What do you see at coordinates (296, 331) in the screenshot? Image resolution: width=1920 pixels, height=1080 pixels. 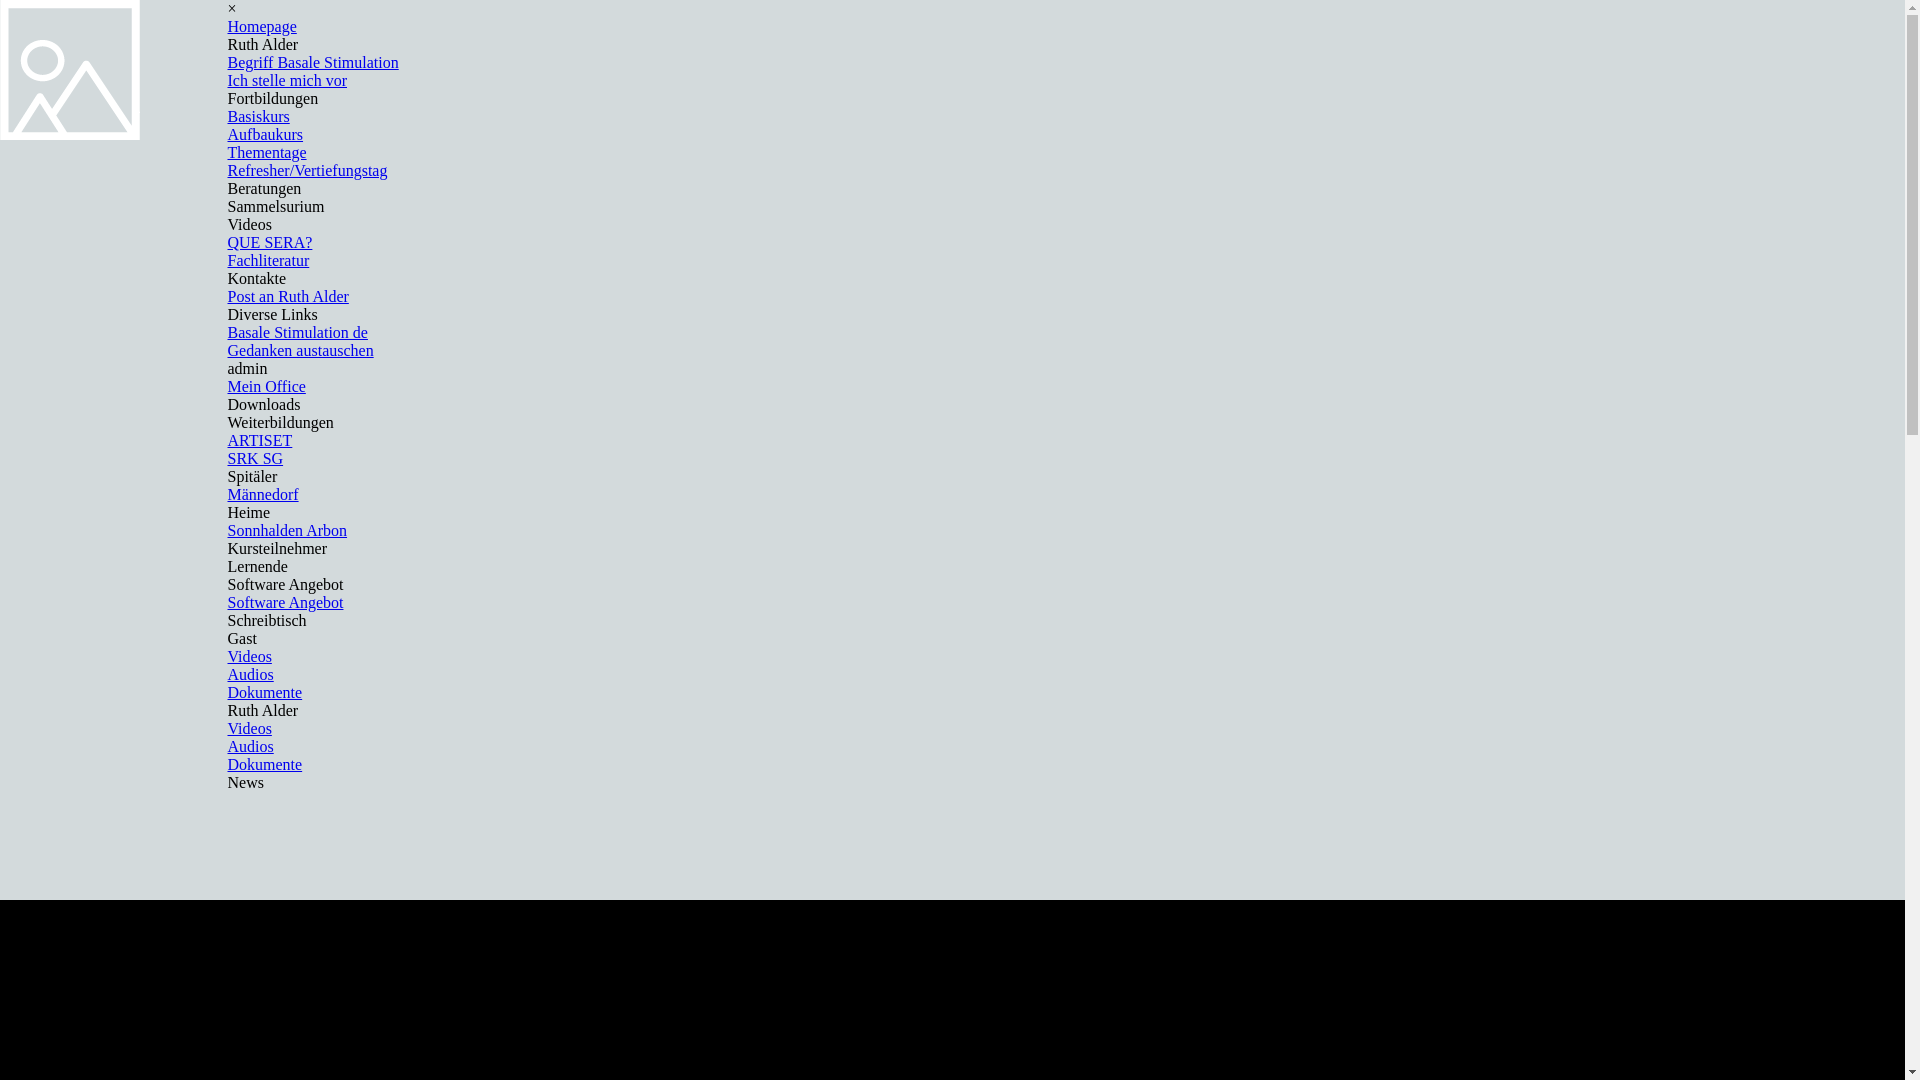 I see `'Basale Stimulation de'` at bounding box center [296, 331].